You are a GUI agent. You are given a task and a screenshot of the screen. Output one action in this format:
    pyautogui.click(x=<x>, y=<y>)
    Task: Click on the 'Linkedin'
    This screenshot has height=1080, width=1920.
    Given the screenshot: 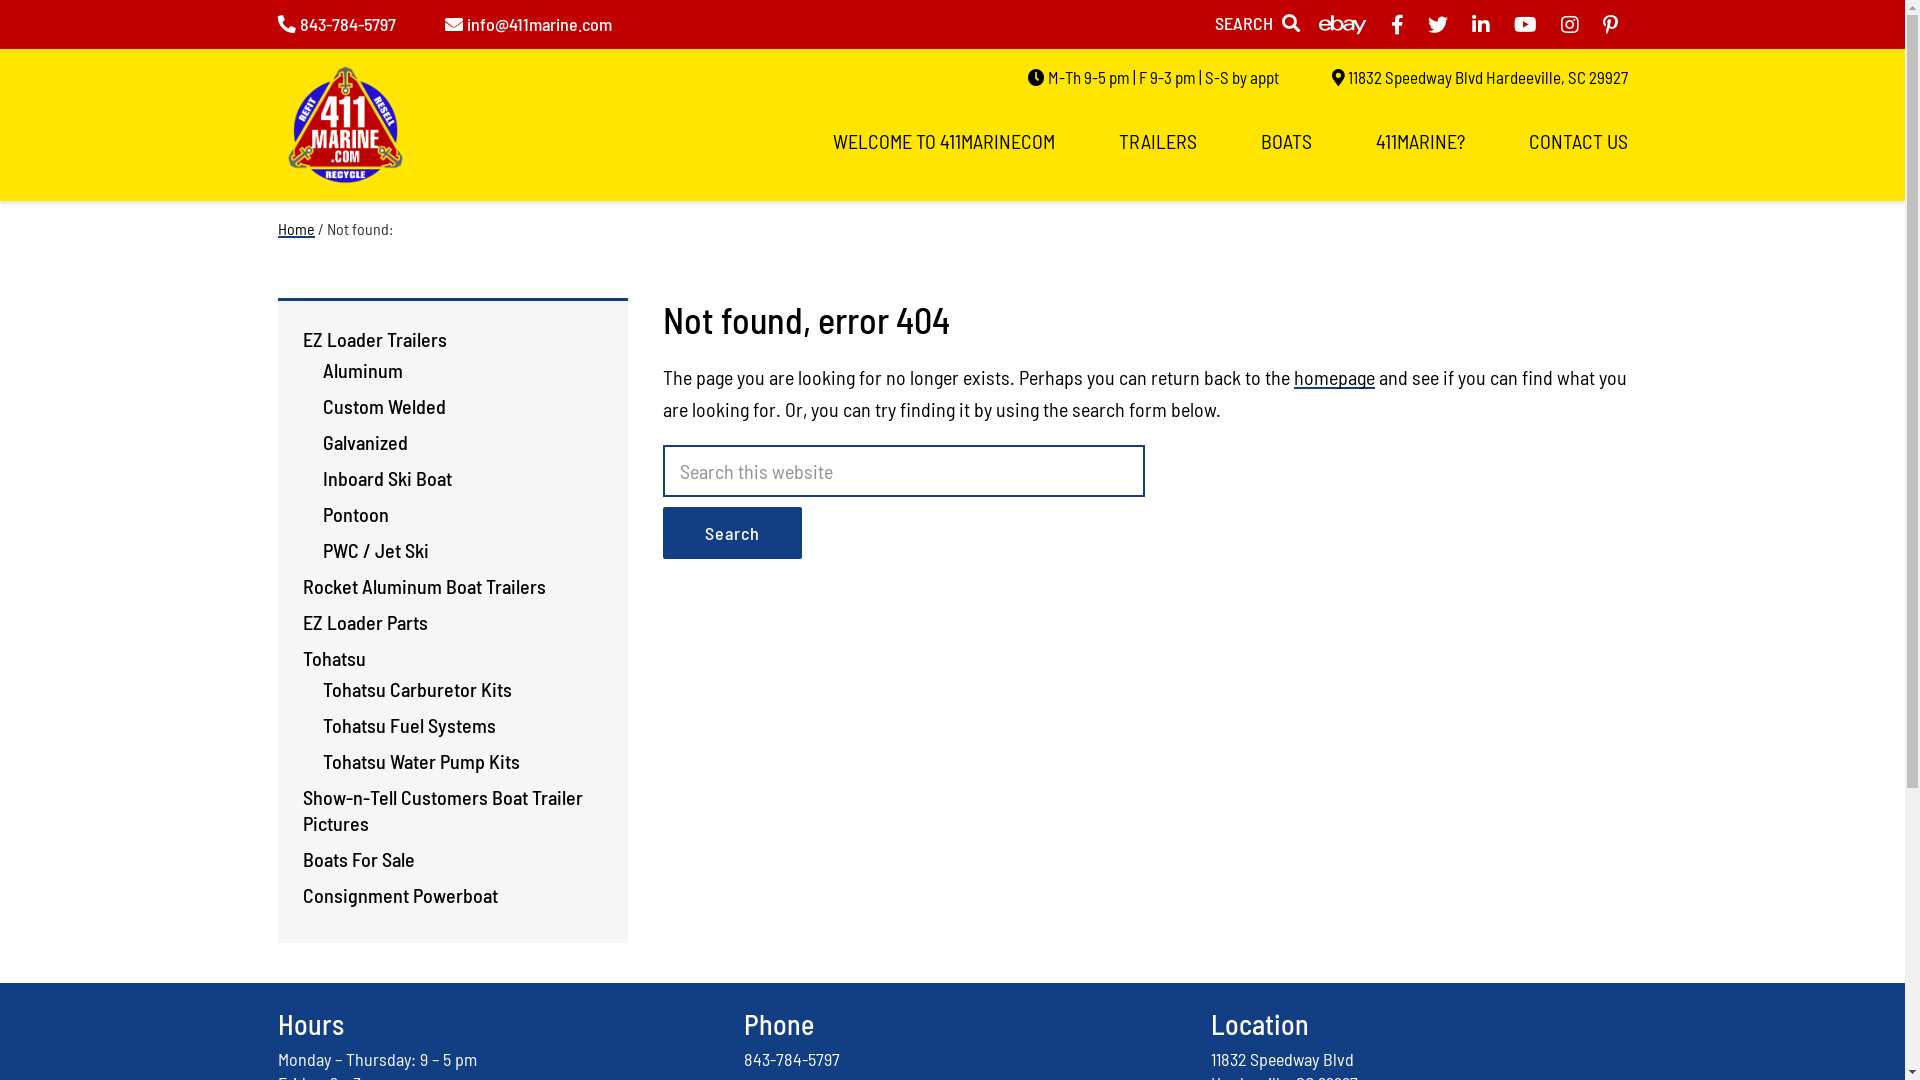 What is the action you would take?
    pyautogui.click(x=1481, y=24)
    